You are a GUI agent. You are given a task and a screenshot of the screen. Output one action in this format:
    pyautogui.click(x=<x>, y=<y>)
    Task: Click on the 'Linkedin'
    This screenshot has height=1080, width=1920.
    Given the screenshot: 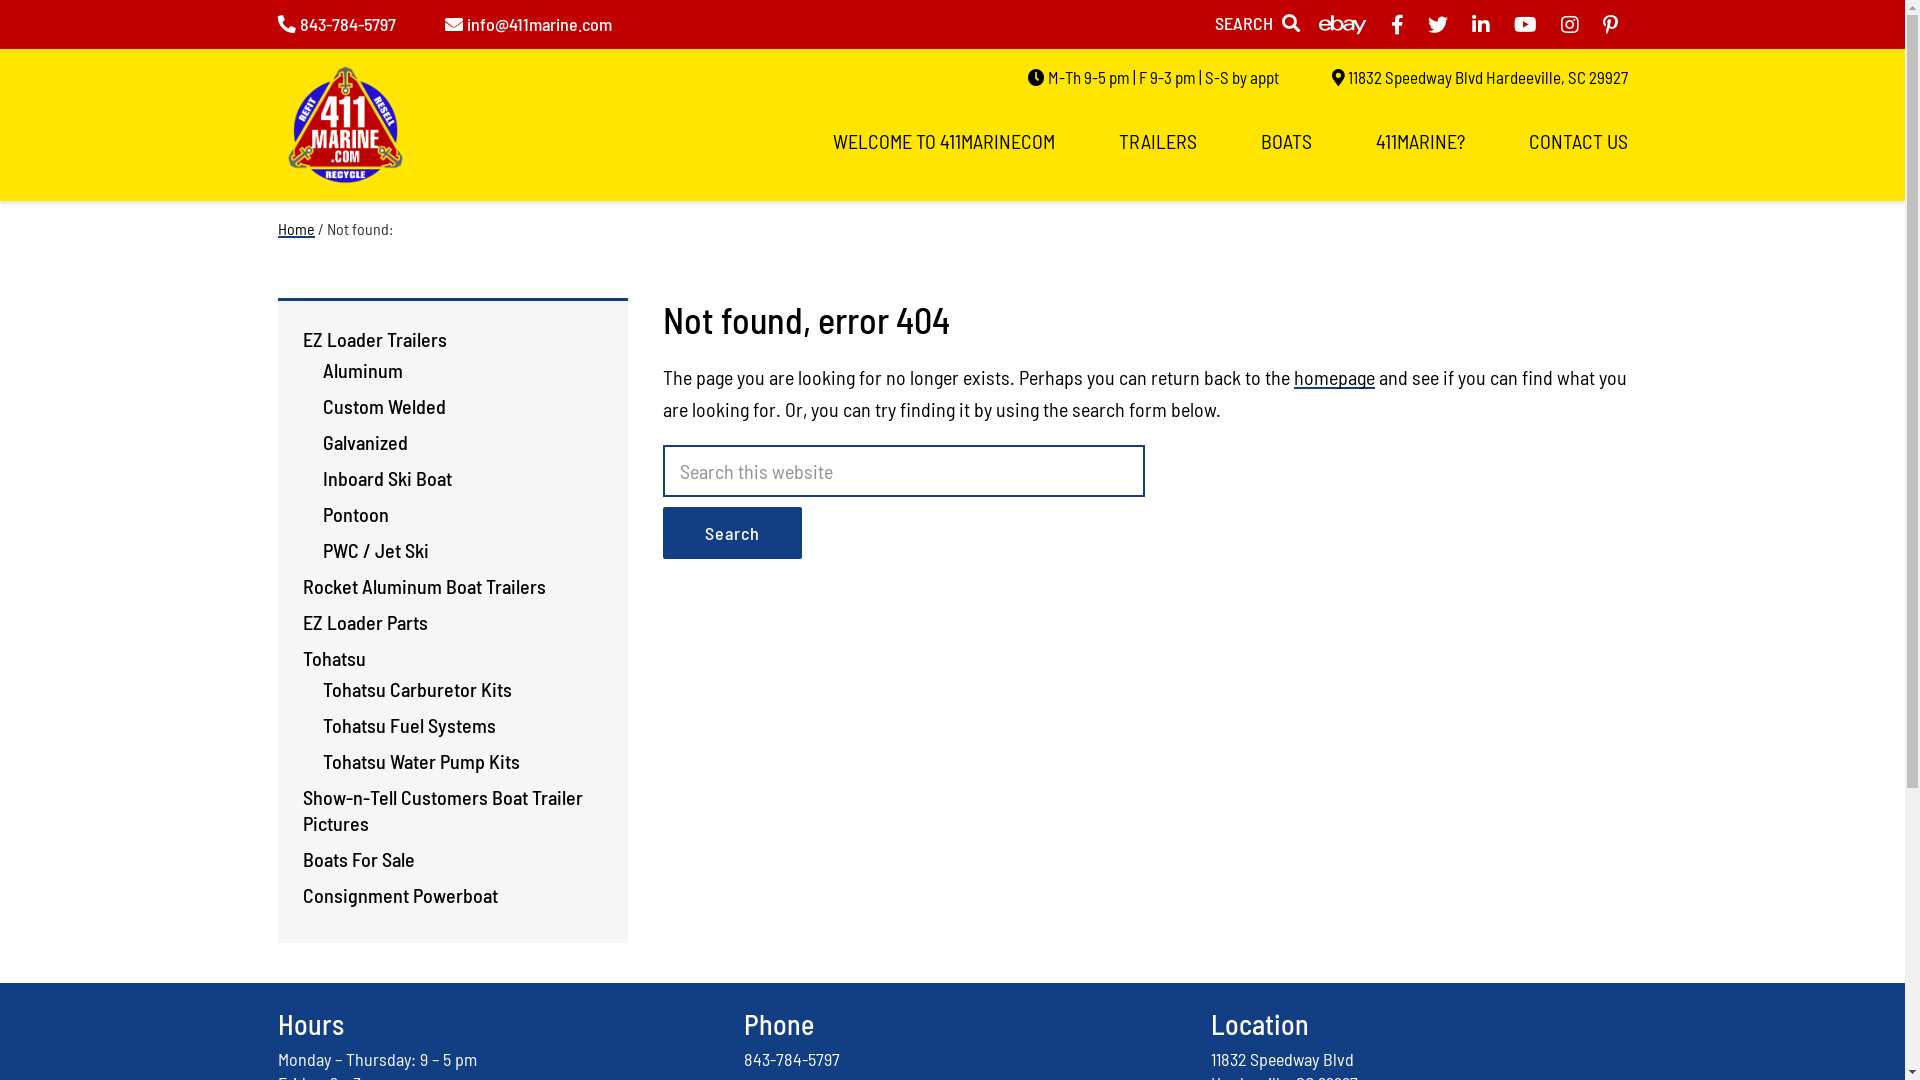 What is the action you would take?
    pyautogui.click(x=1481, y=24)
    